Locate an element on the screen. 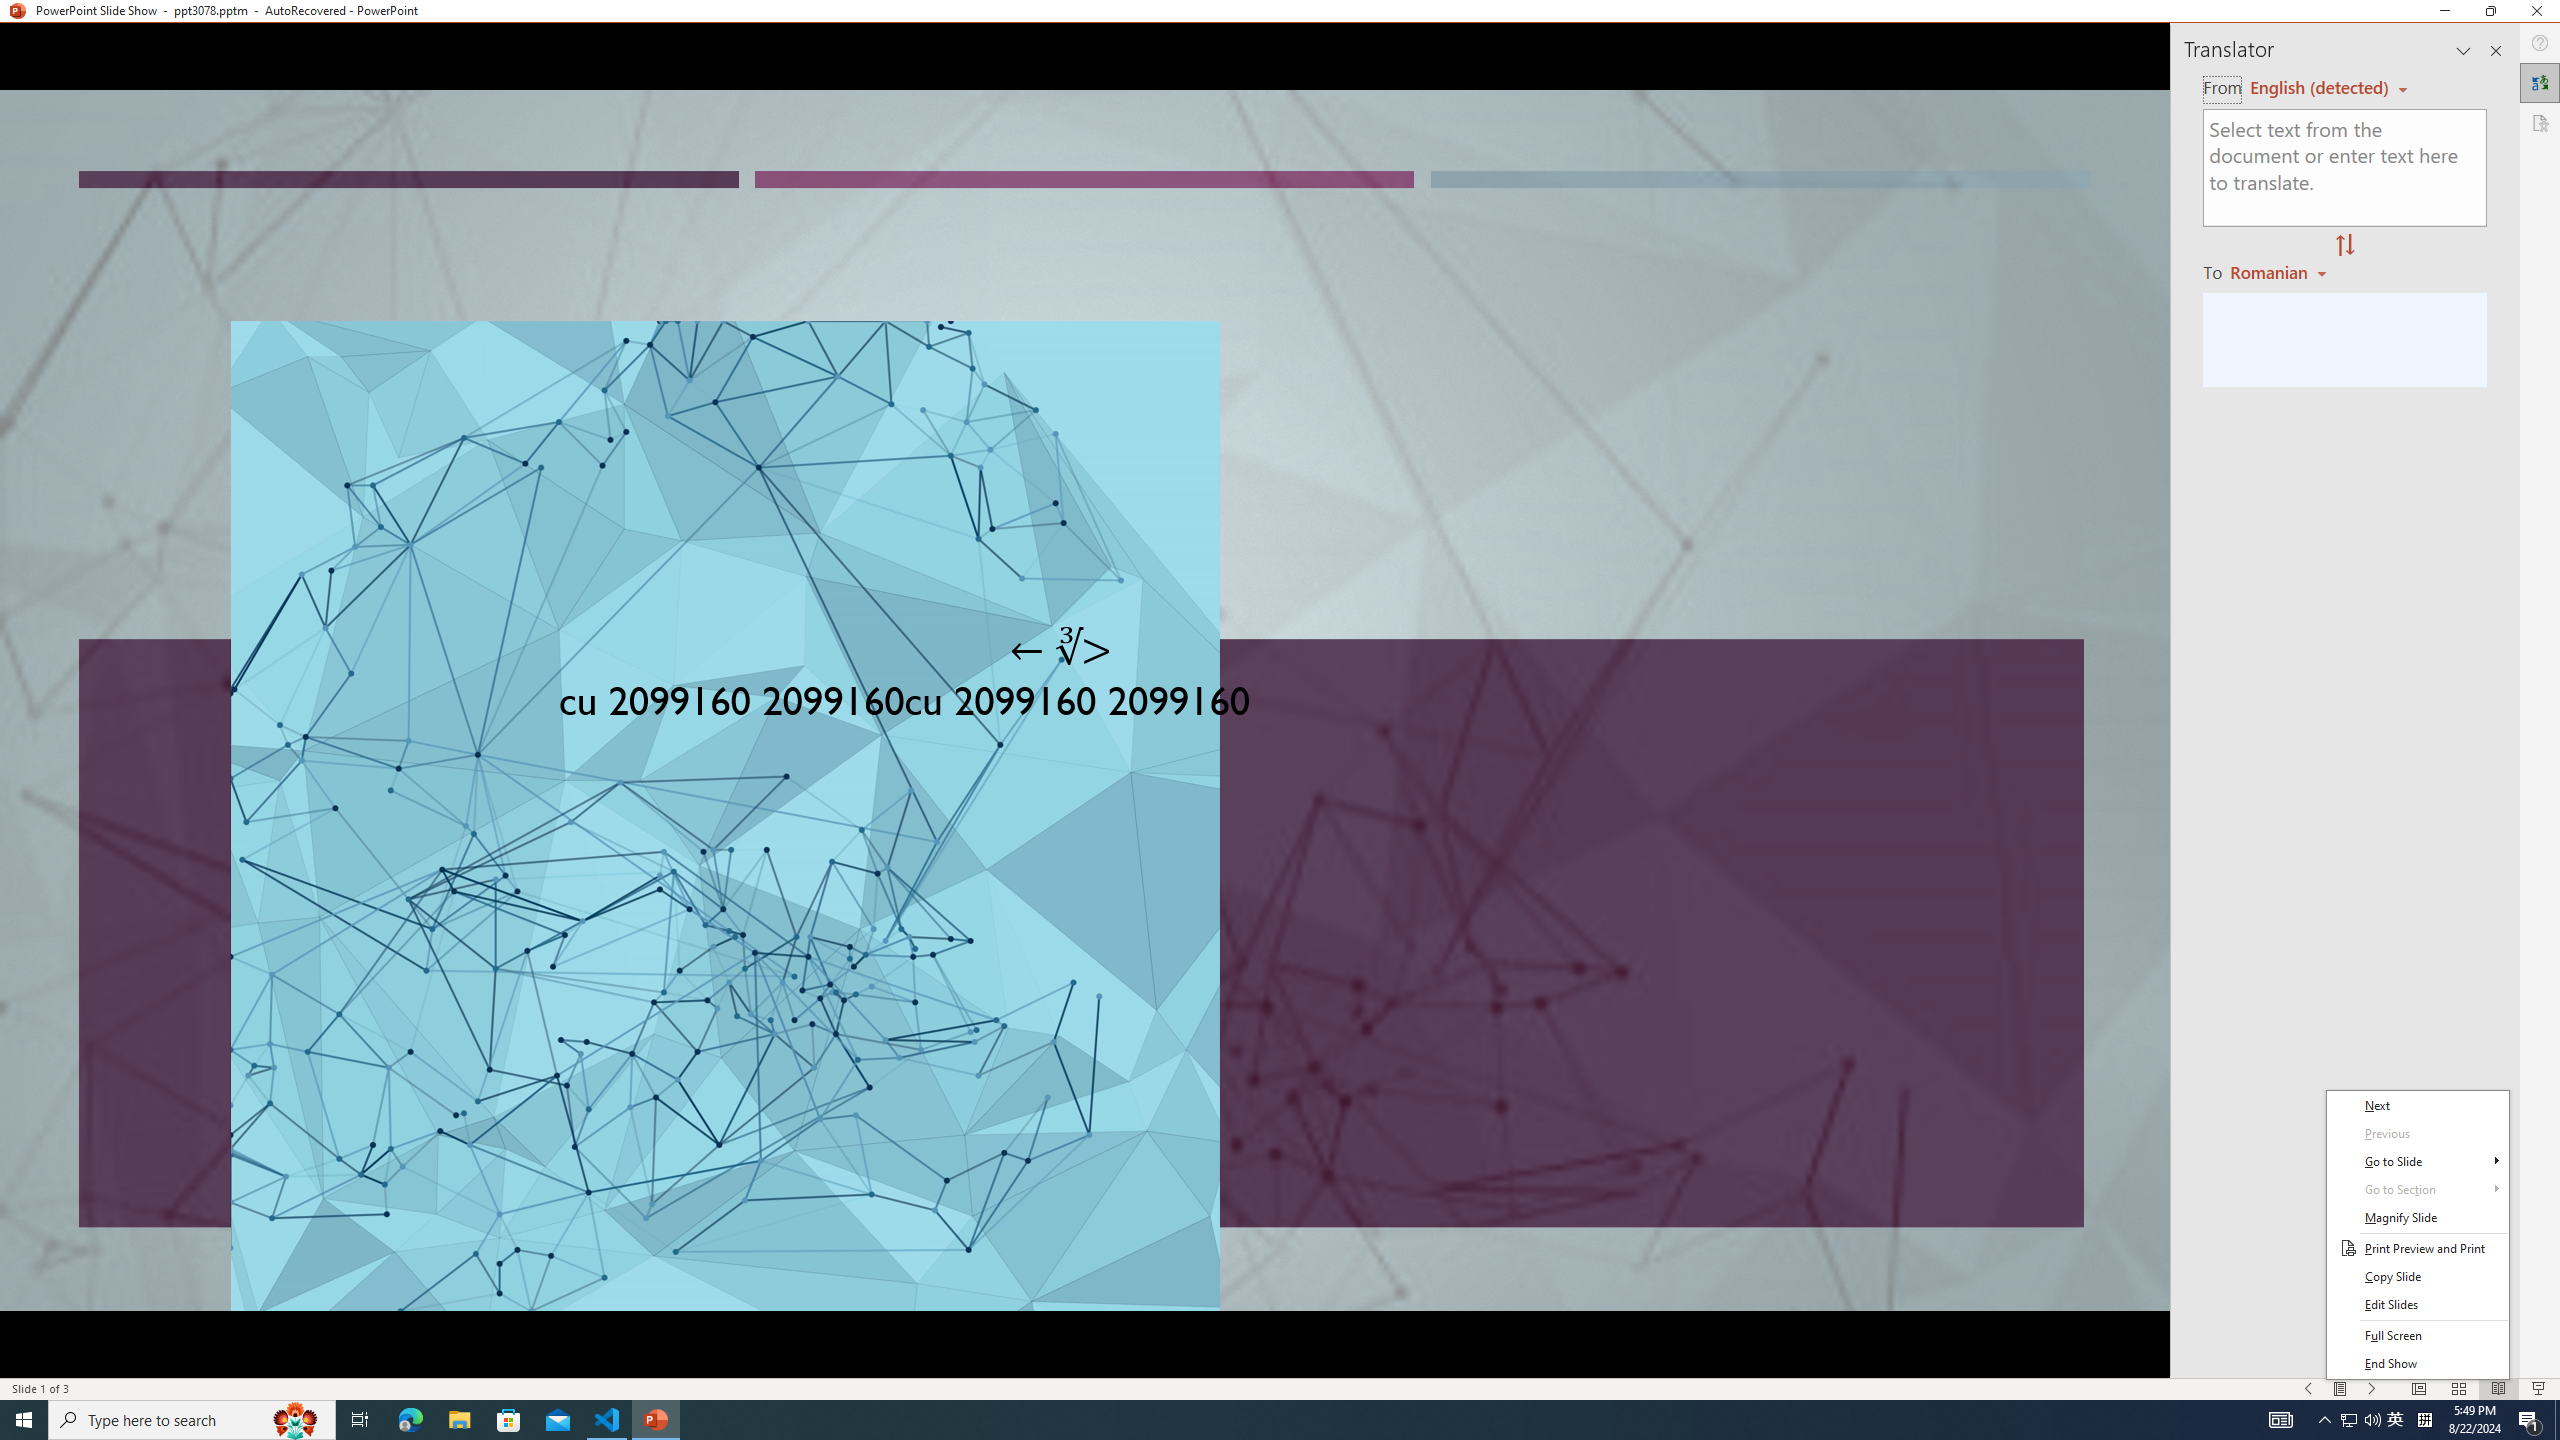 The image size is (2560, 1440). 'Czech (detected)' is located at coordinates (2319, 88).